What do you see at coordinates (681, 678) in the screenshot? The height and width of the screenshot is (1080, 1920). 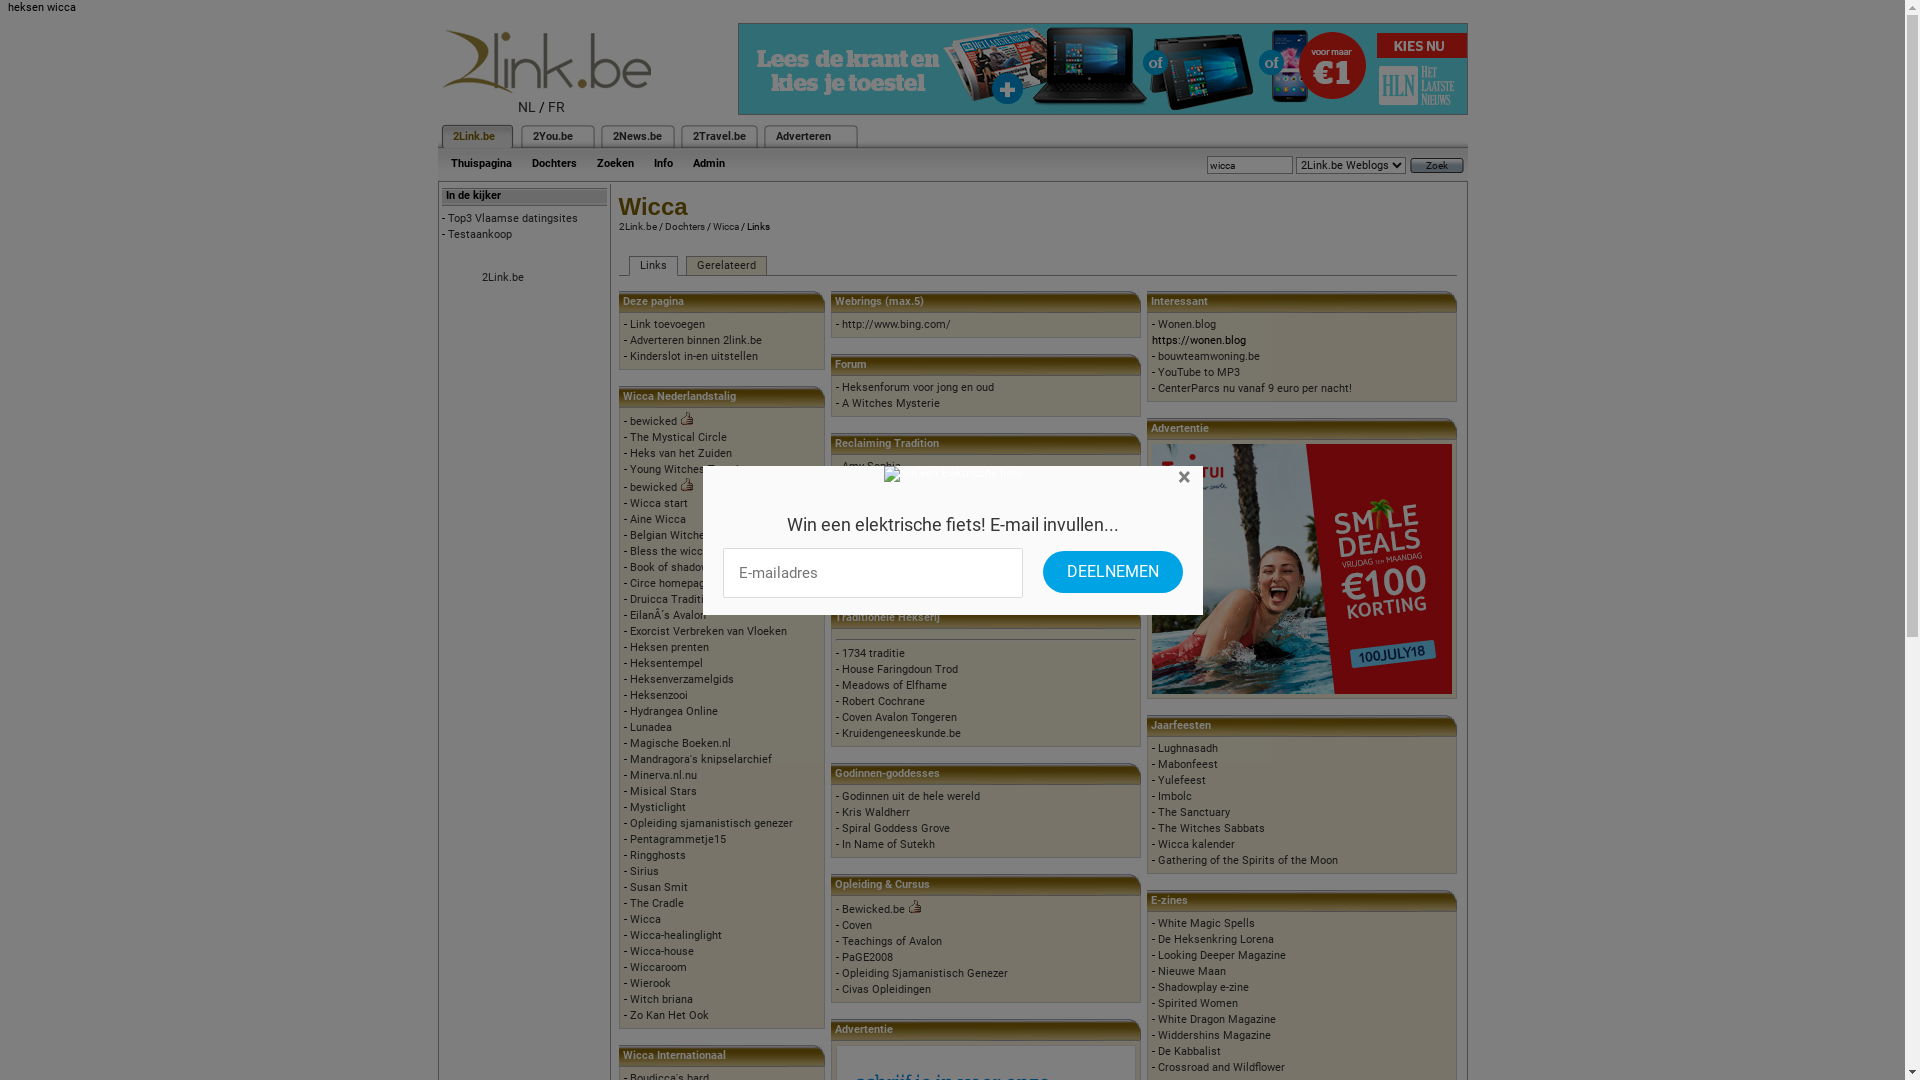 I see `'Heksenverzamelgids'` at bounding box center [681, 678].